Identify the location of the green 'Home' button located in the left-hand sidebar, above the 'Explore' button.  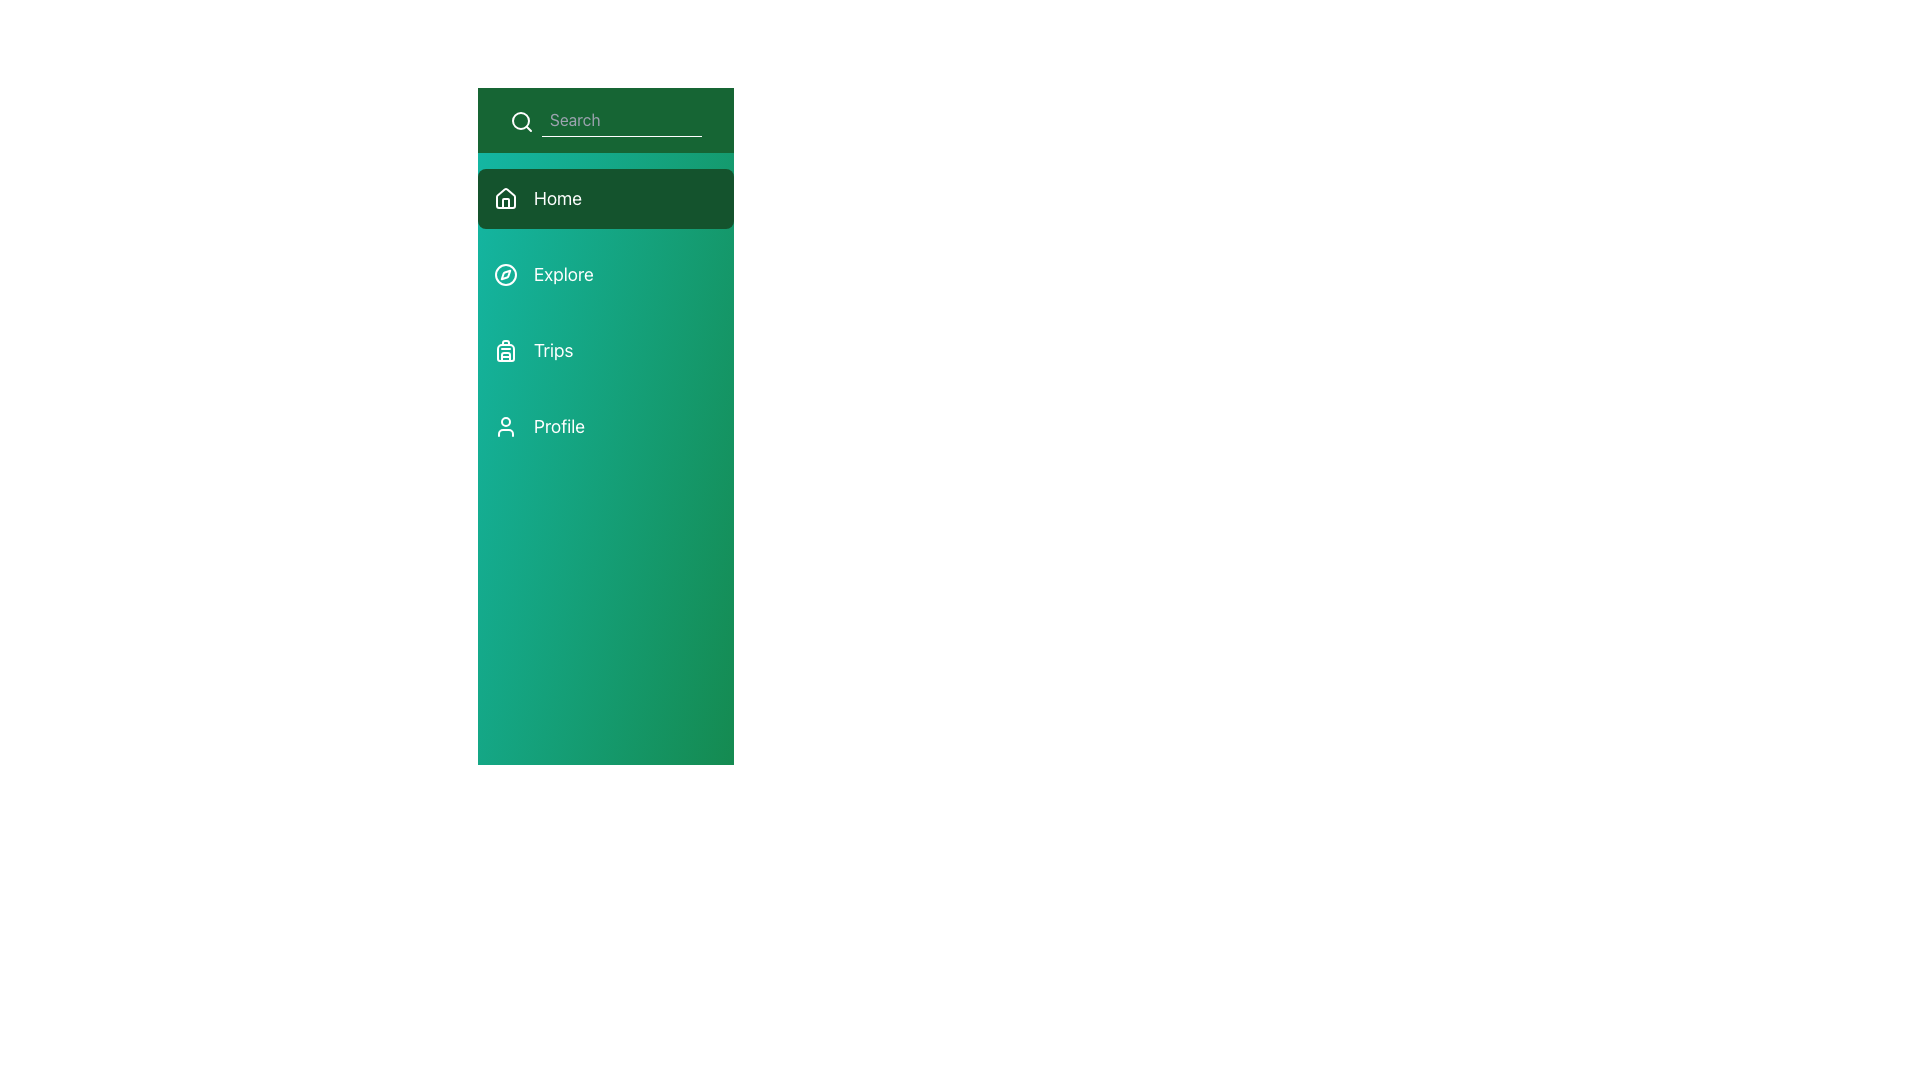
(604, 199).